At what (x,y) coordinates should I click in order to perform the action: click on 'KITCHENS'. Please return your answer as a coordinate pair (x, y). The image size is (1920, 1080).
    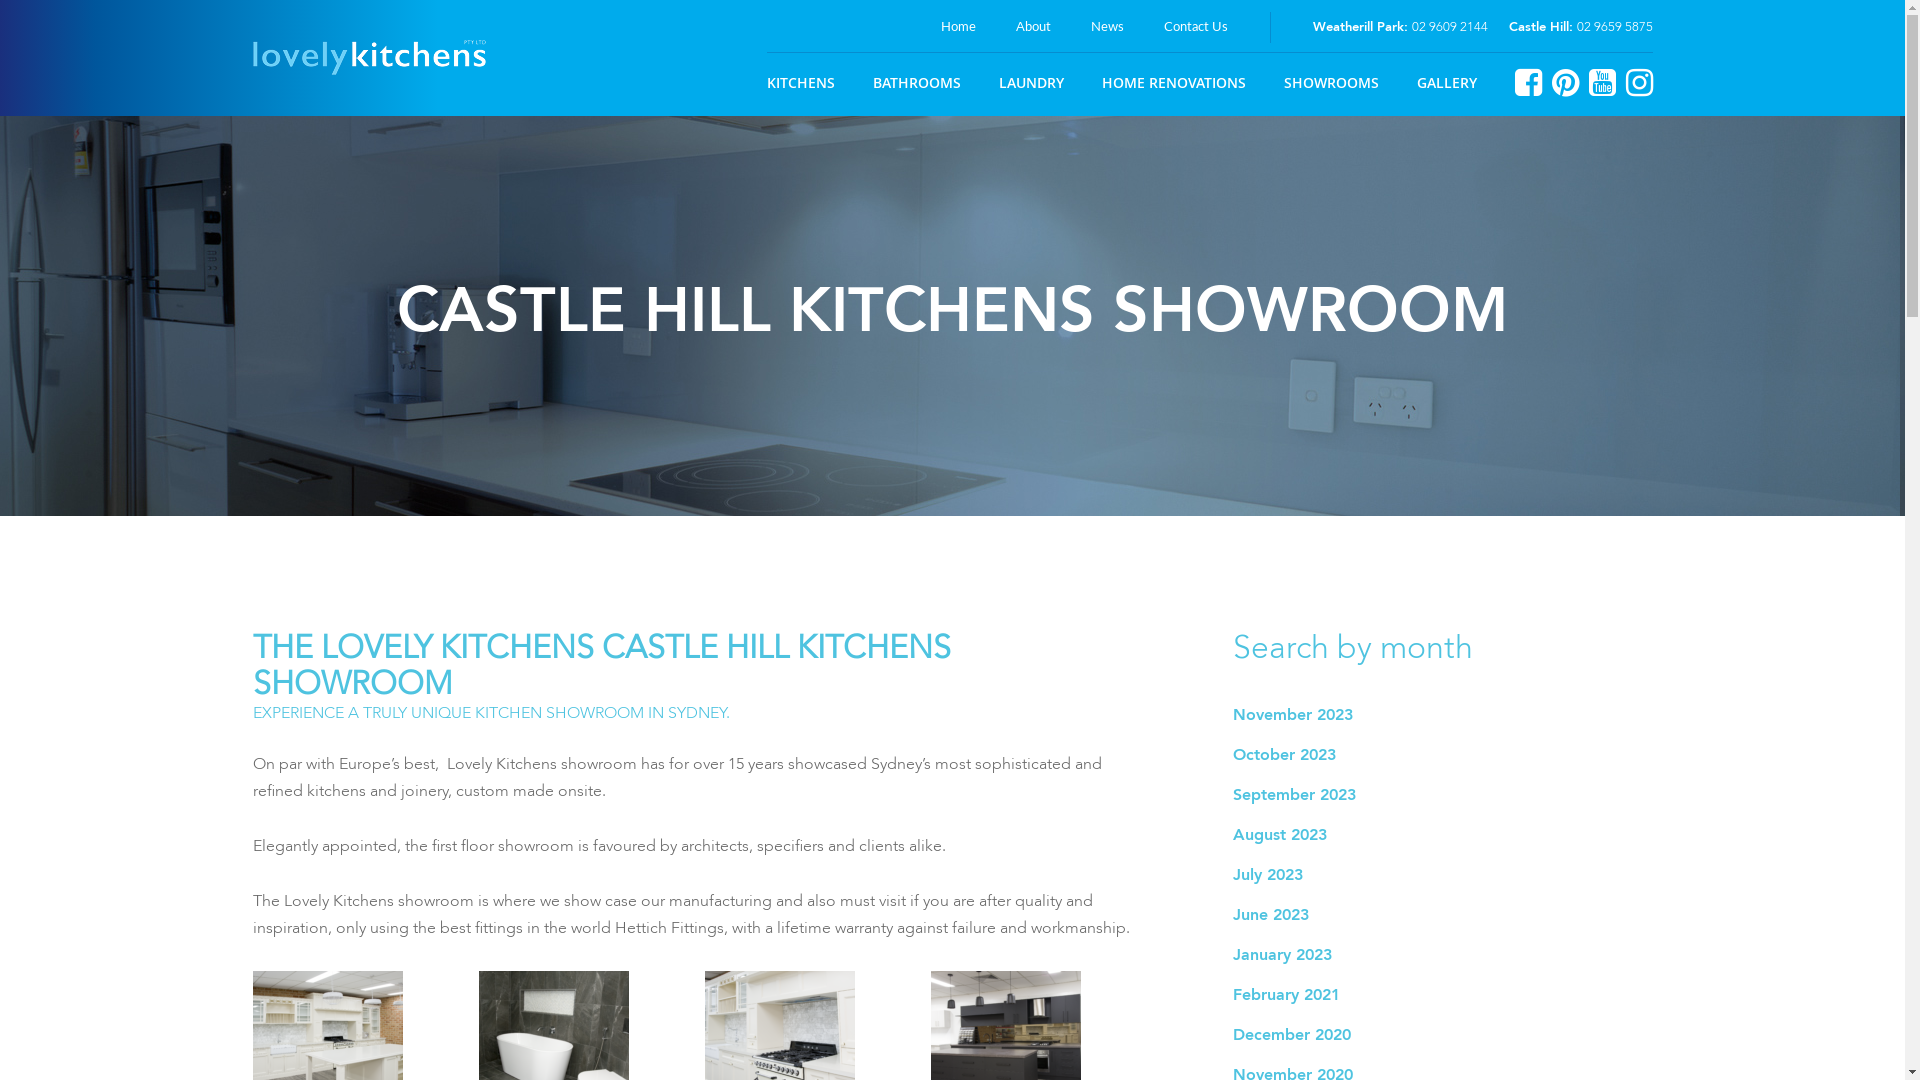
    Looking at the image, I should click on (800, 81).